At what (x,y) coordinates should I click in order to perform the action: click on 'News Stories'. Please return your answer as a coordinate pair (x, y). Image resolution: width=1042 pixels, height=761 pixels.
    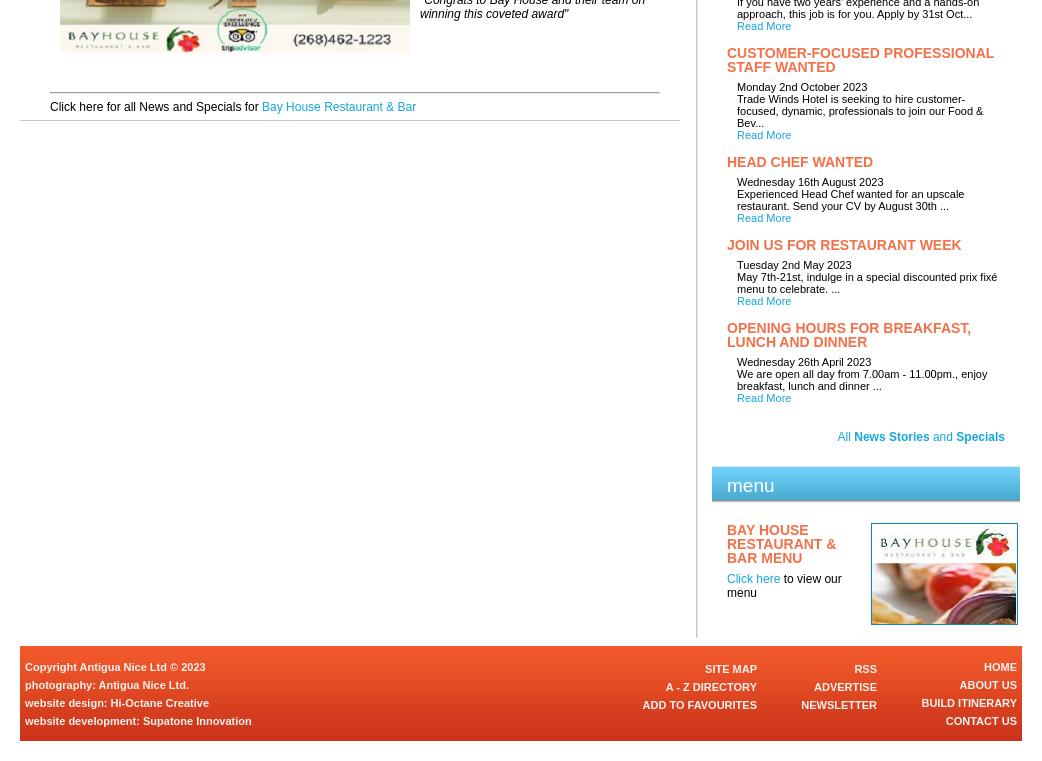
    Looking at the image, I should click on (891, 436).